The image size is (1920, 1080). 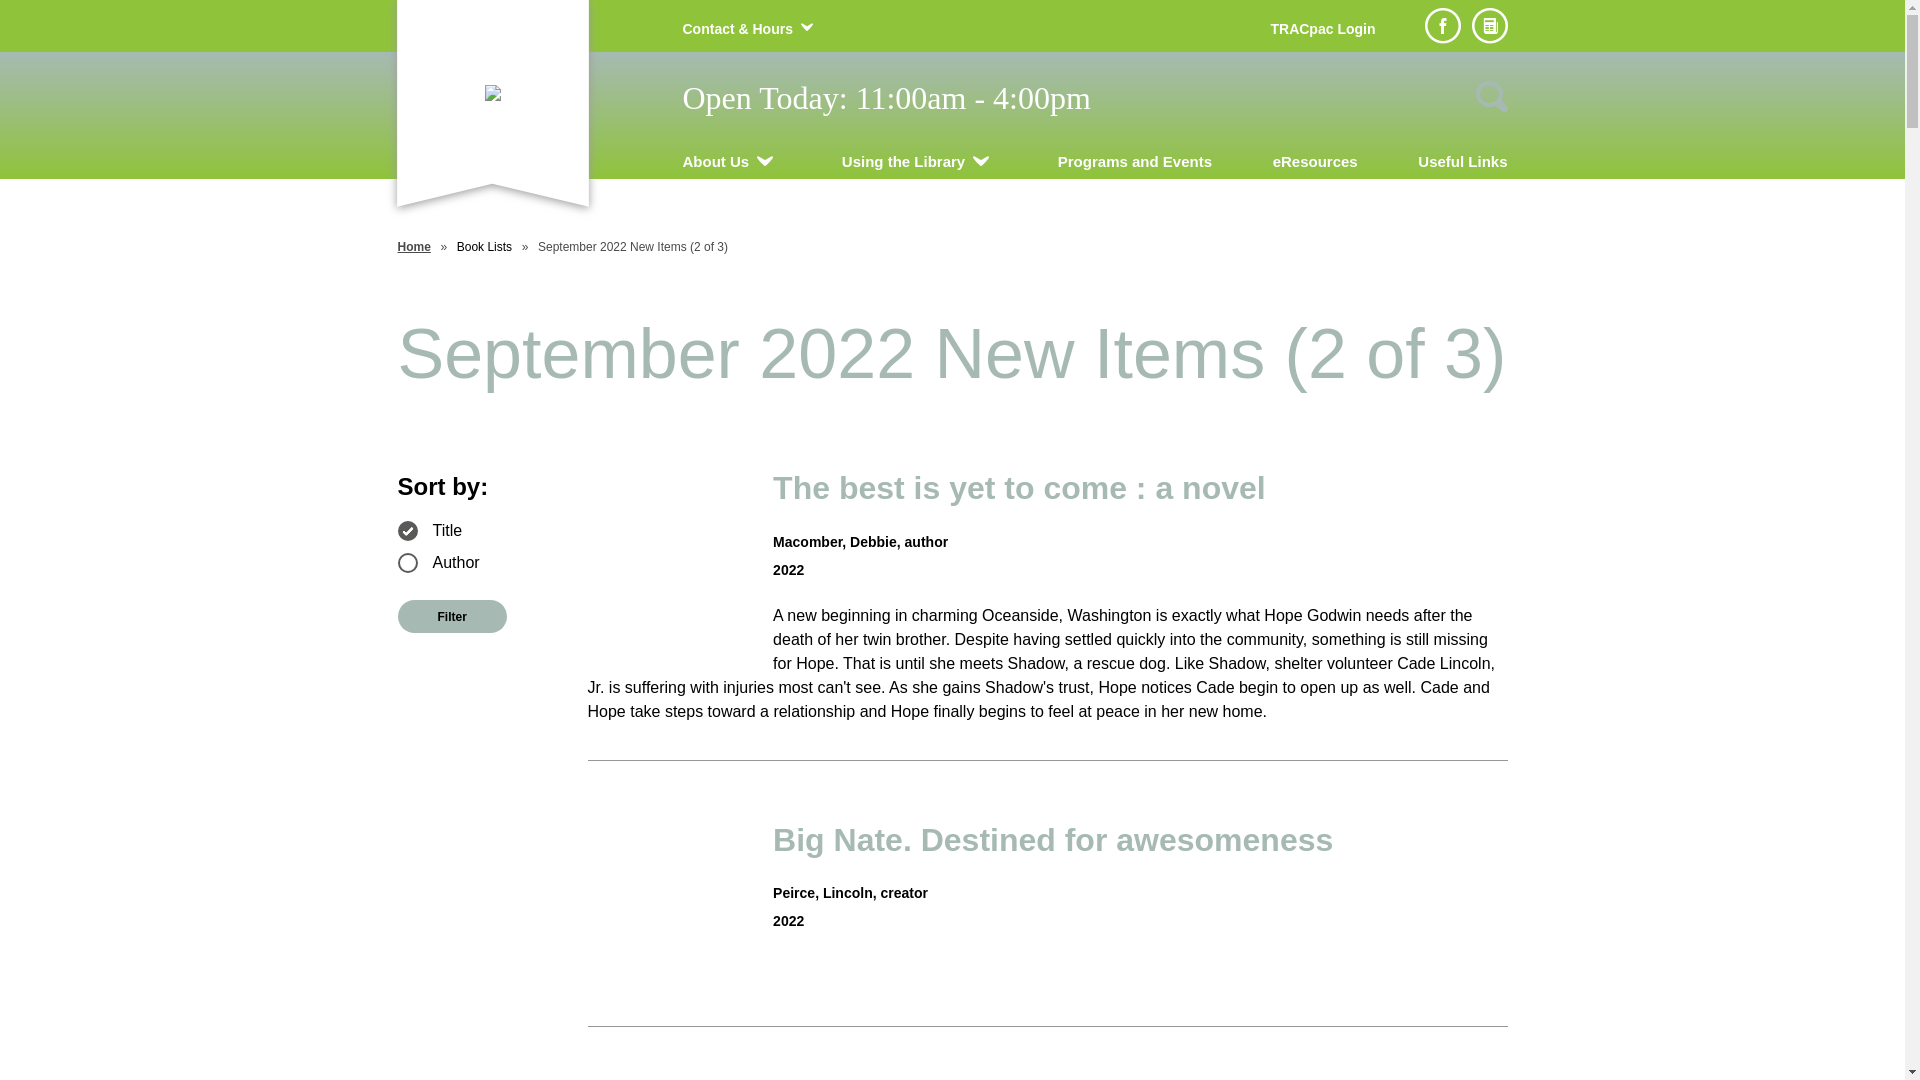 I want to click on 'Contact & Hours', so click(x=736, y=29).